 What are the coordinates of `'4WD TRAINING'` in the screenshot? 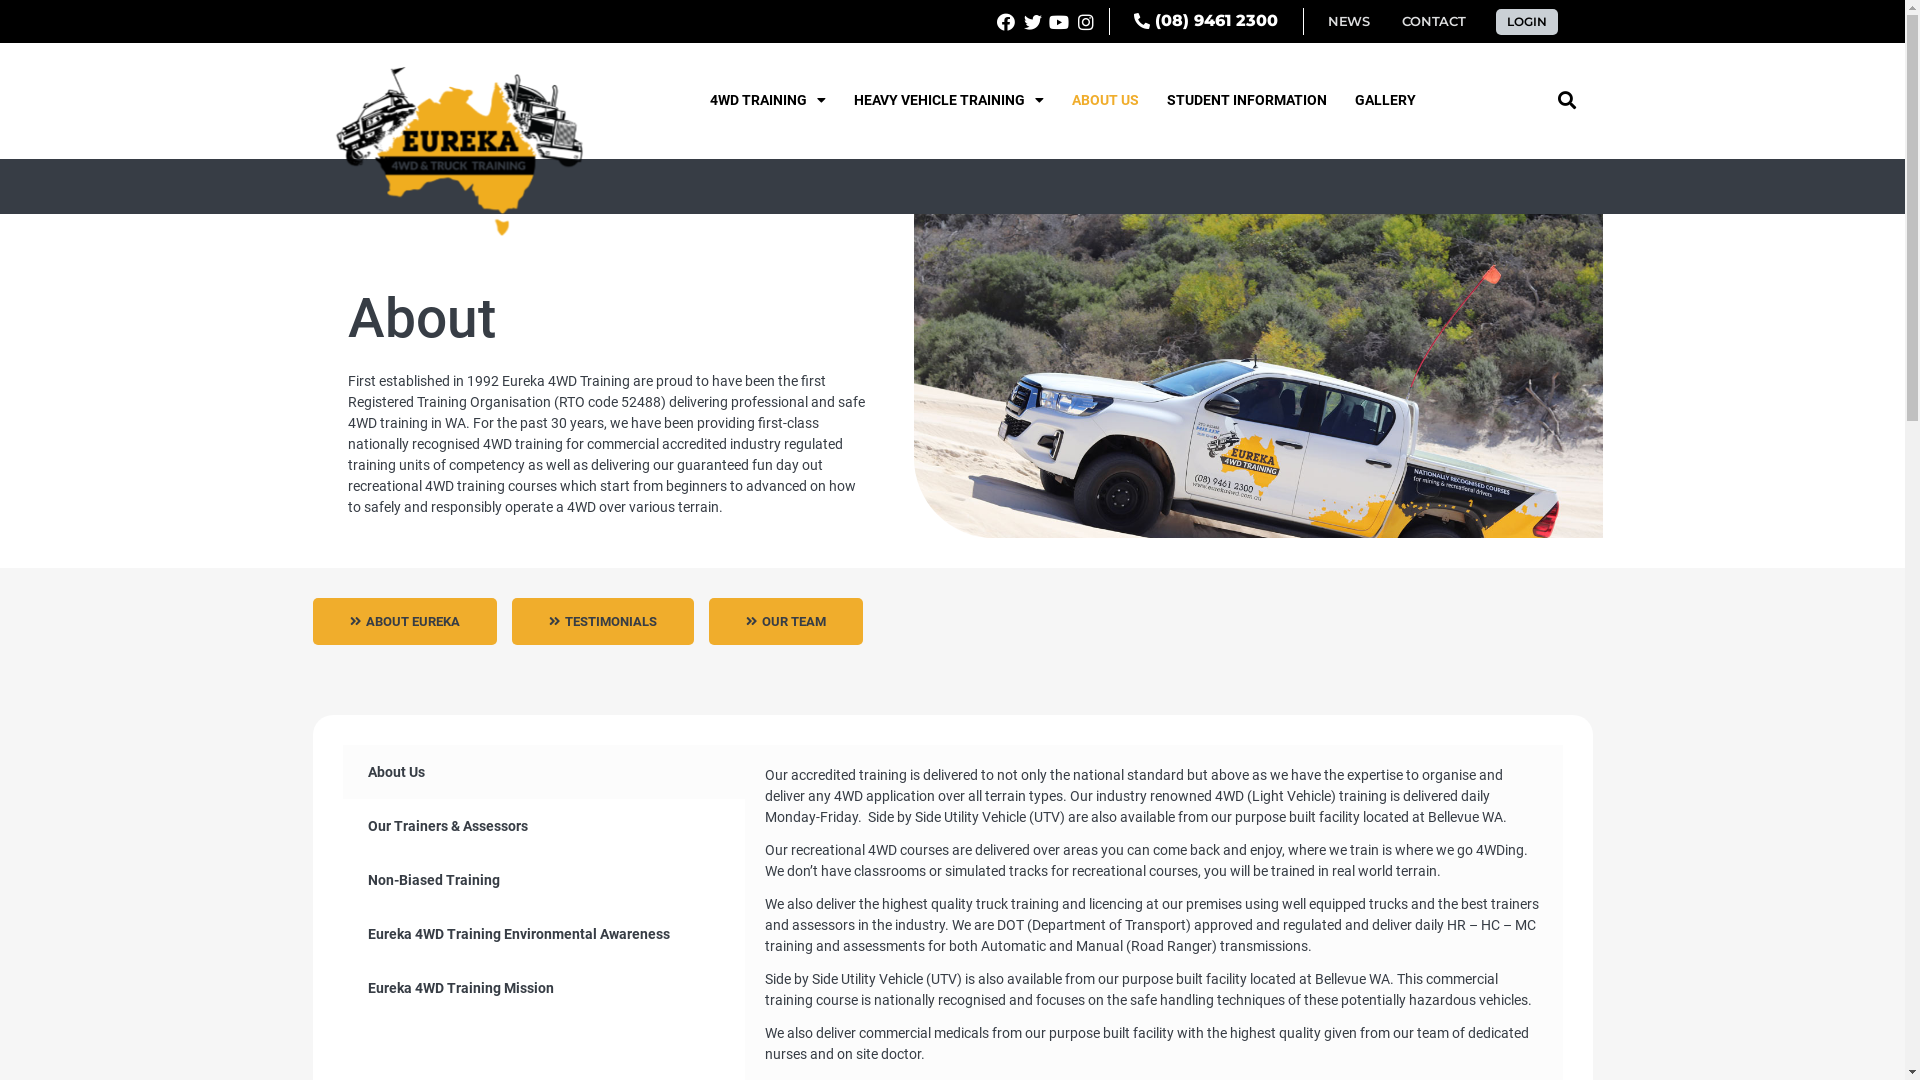 It's located at (767, 100).